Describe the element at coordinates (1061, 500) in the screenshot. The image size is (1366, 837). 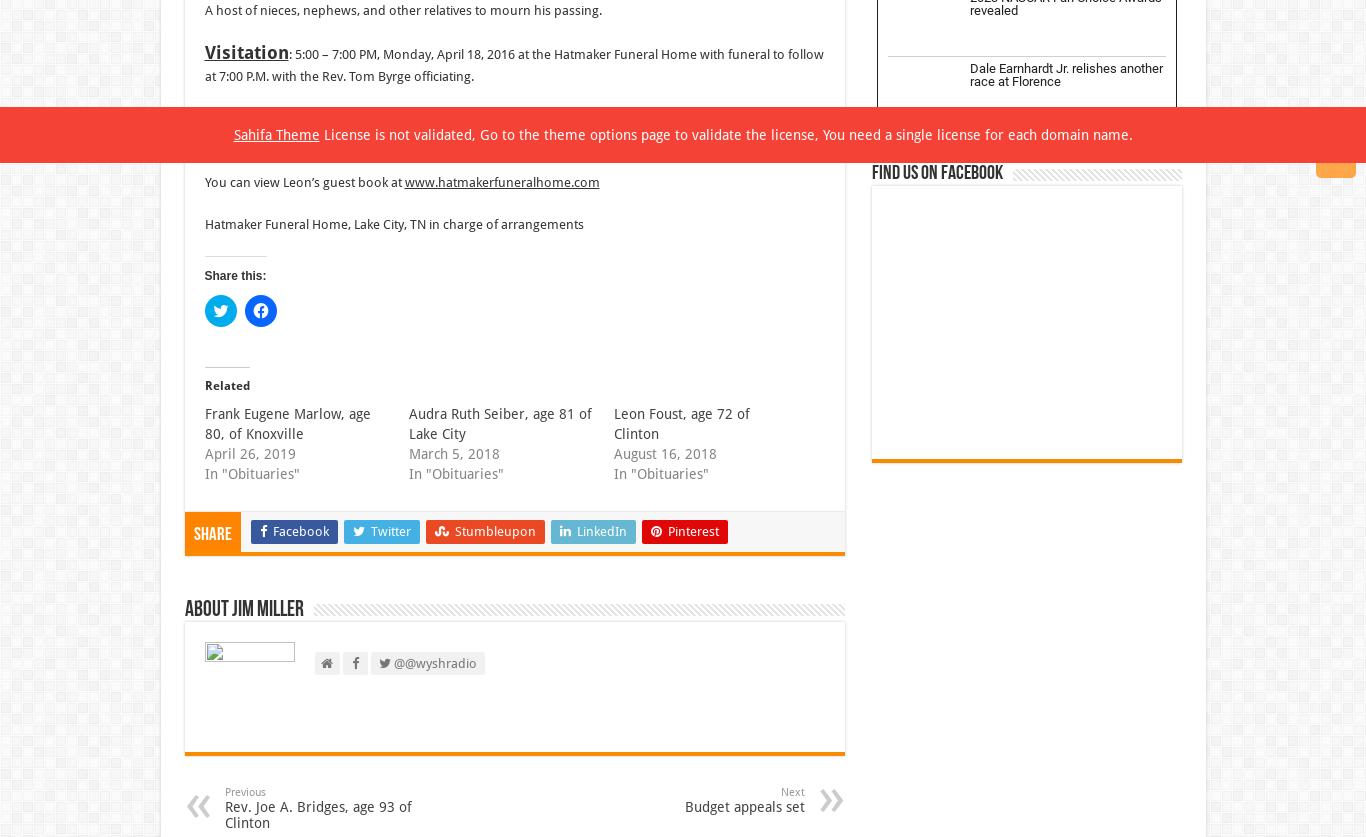
I see `'Blaney sweeping the competition when it matters most'` at that location.